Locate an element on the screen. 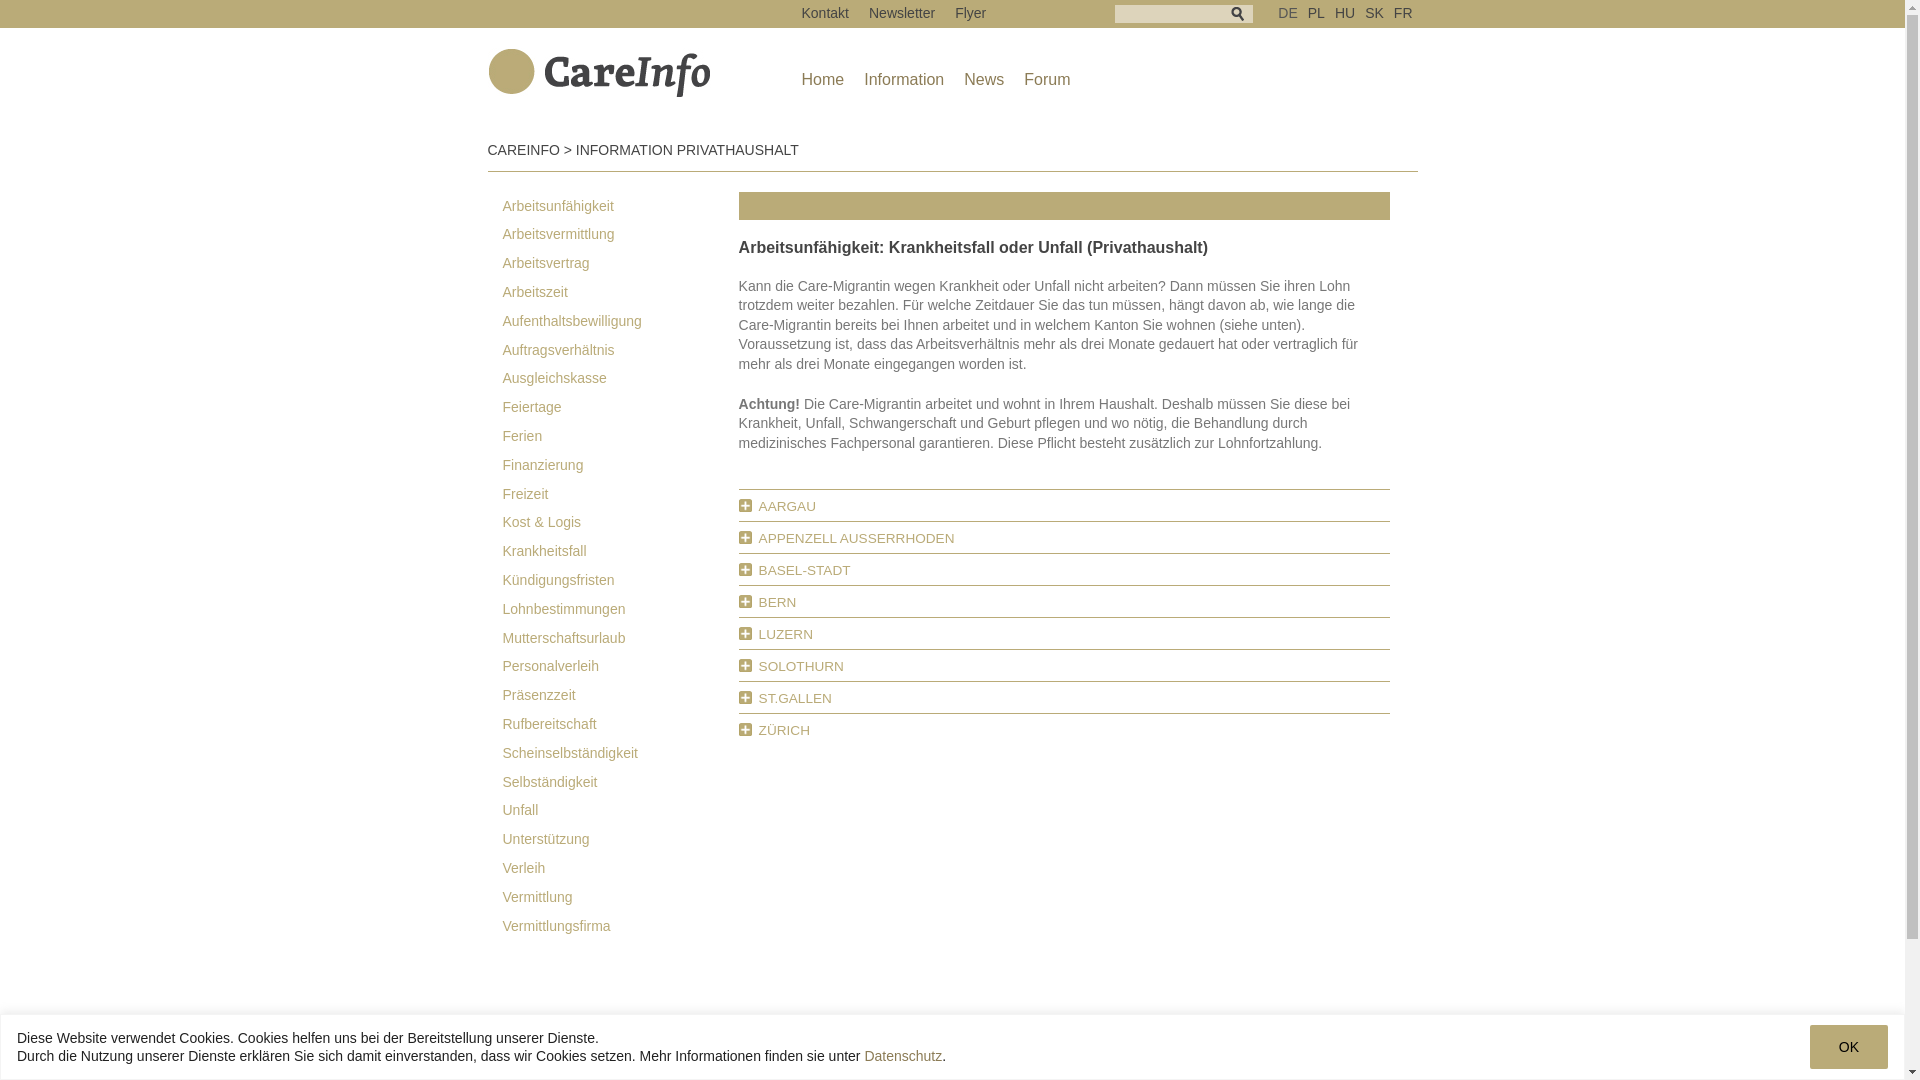 Image resolution: width=1920 pixels, height=1080 pixels. 'Aufenthaltsbewilligung' is located at coordinates (619, 320).